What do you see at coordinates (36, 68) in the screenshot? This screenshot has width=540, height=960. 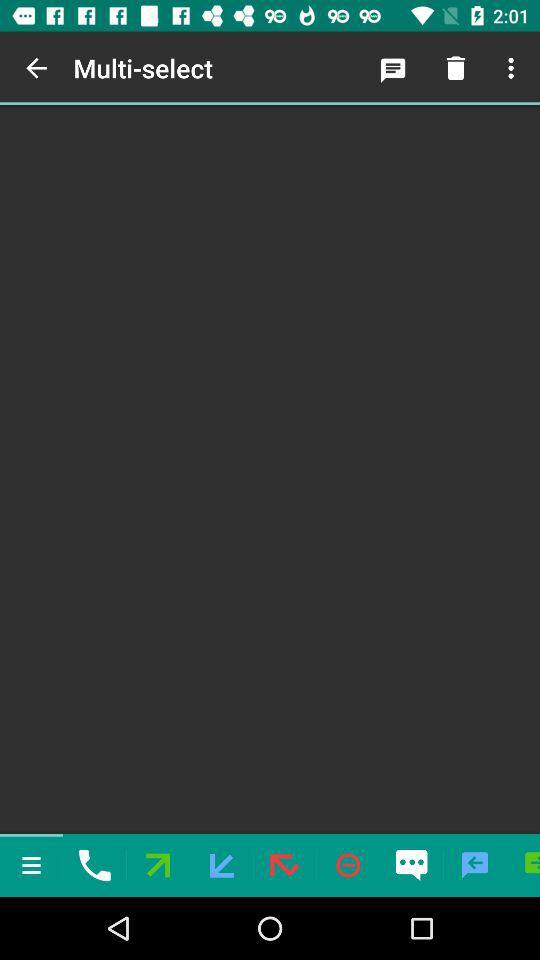 I see `icon to the left of multi-select icon` at bounding box center [36, 68].